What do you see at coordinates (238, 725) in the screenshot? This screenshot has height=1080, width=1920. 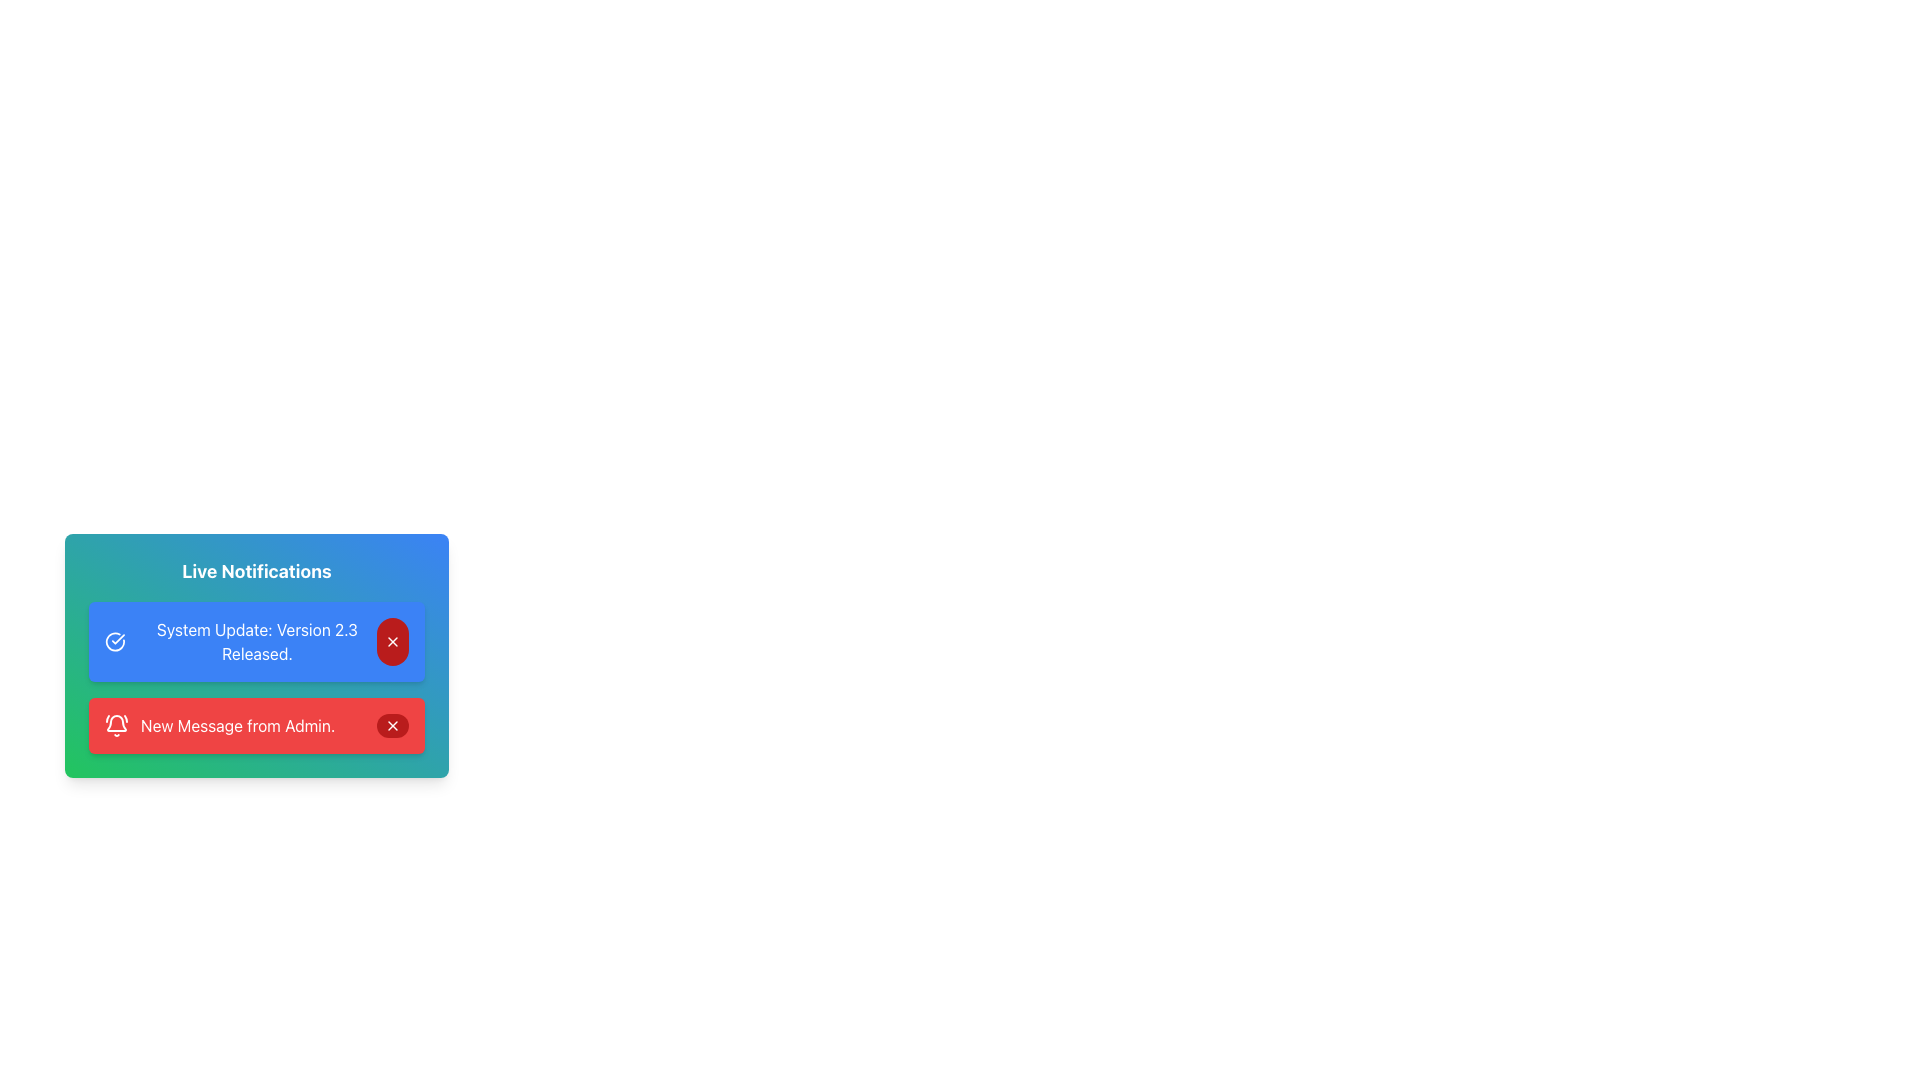 I see `the text label displaying 'New Message from Admin.' which has a bold red background and white centered text, located in the second notification box of the live notifications panel` at bounding box center [238, 725].